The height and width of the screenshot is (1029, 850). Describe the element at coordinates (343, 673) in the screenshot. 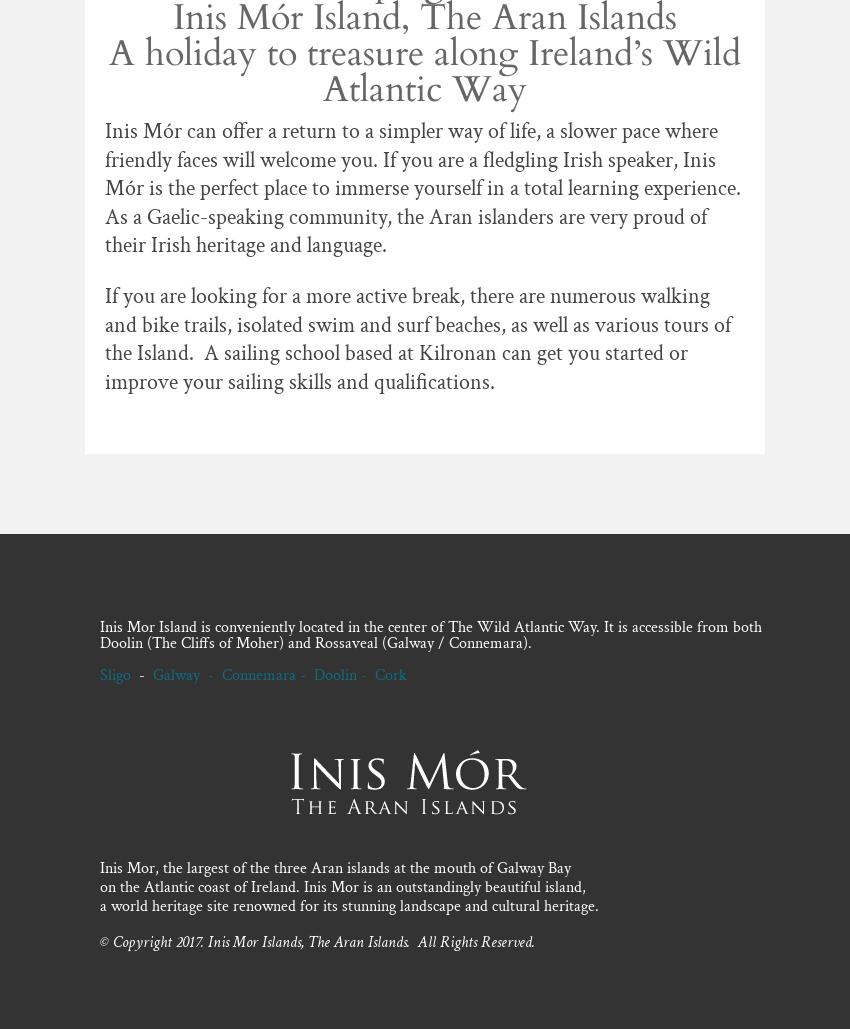

I see `'Doolin -'` at that location.